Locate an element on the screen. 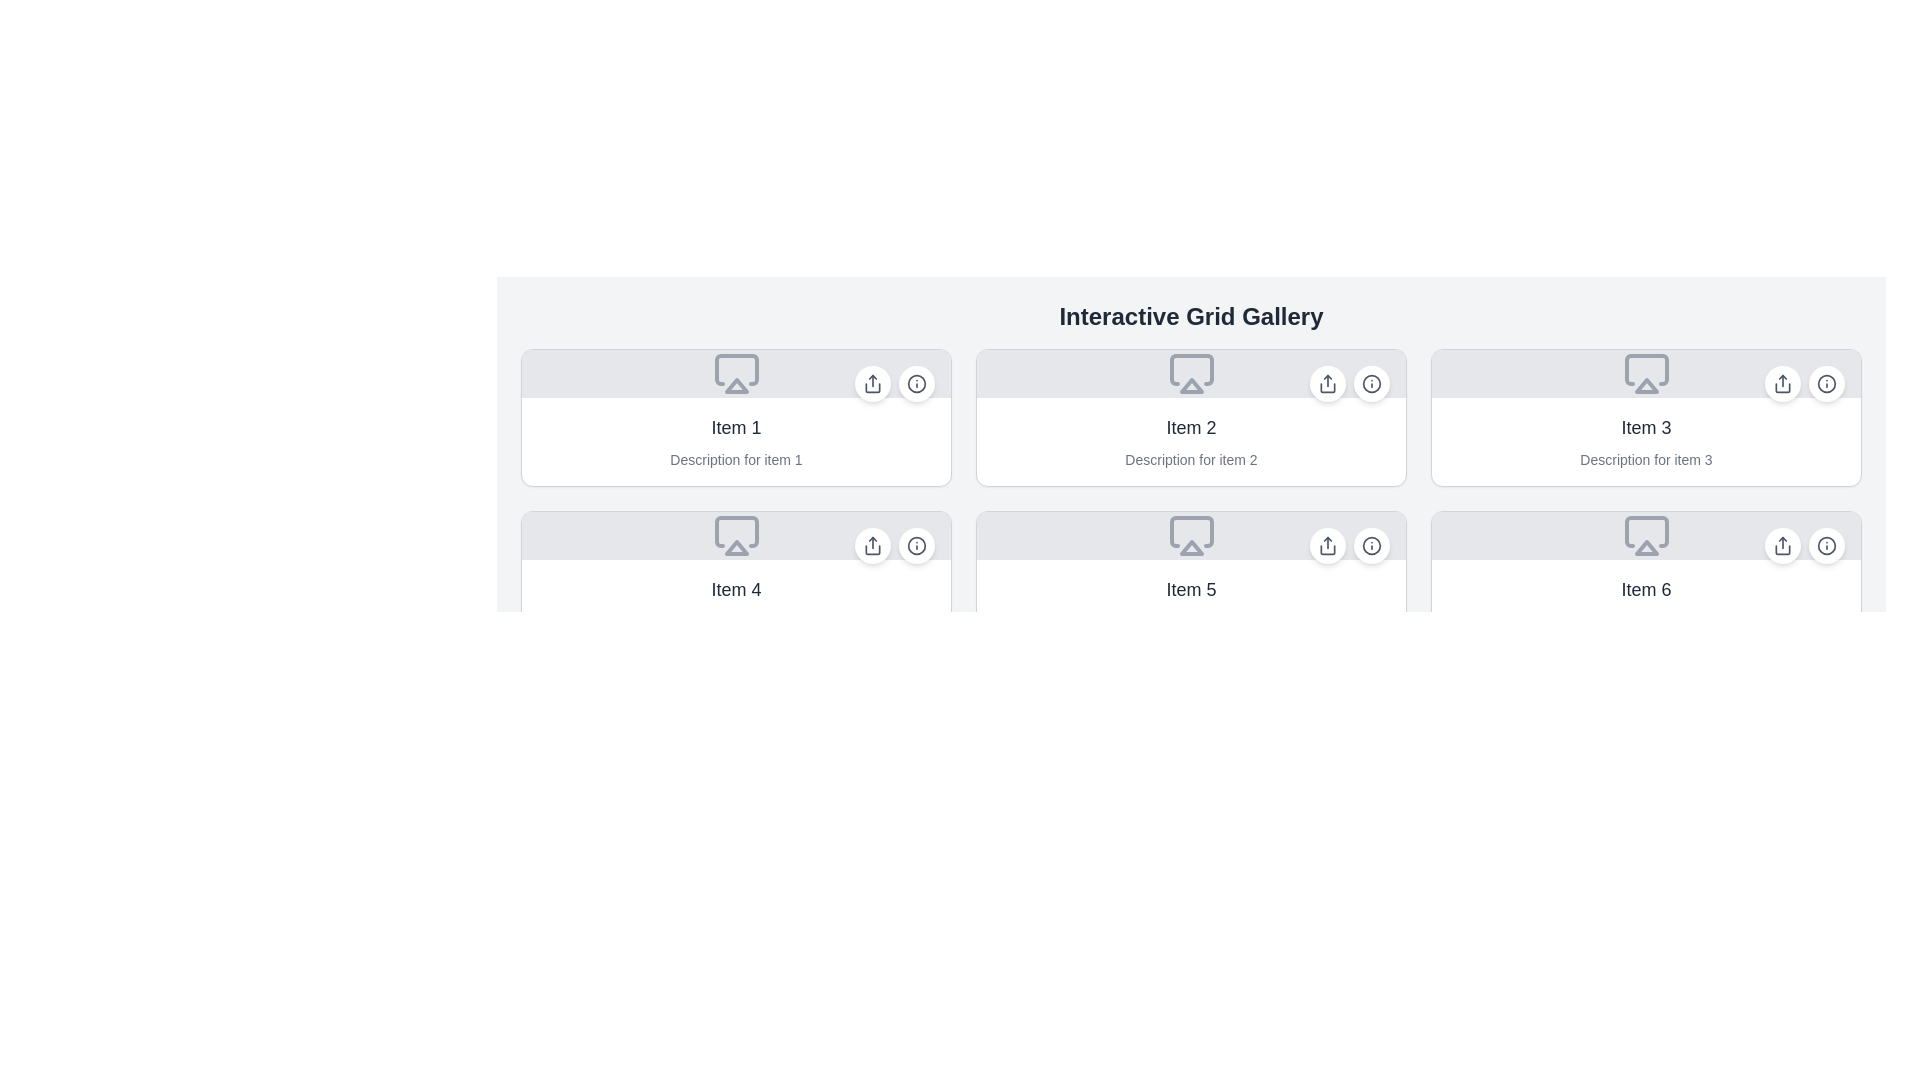 The image size is (1920, 1080). the decorative icon in the lower row of 'Item 6' is located at coordinates (1646, 531).